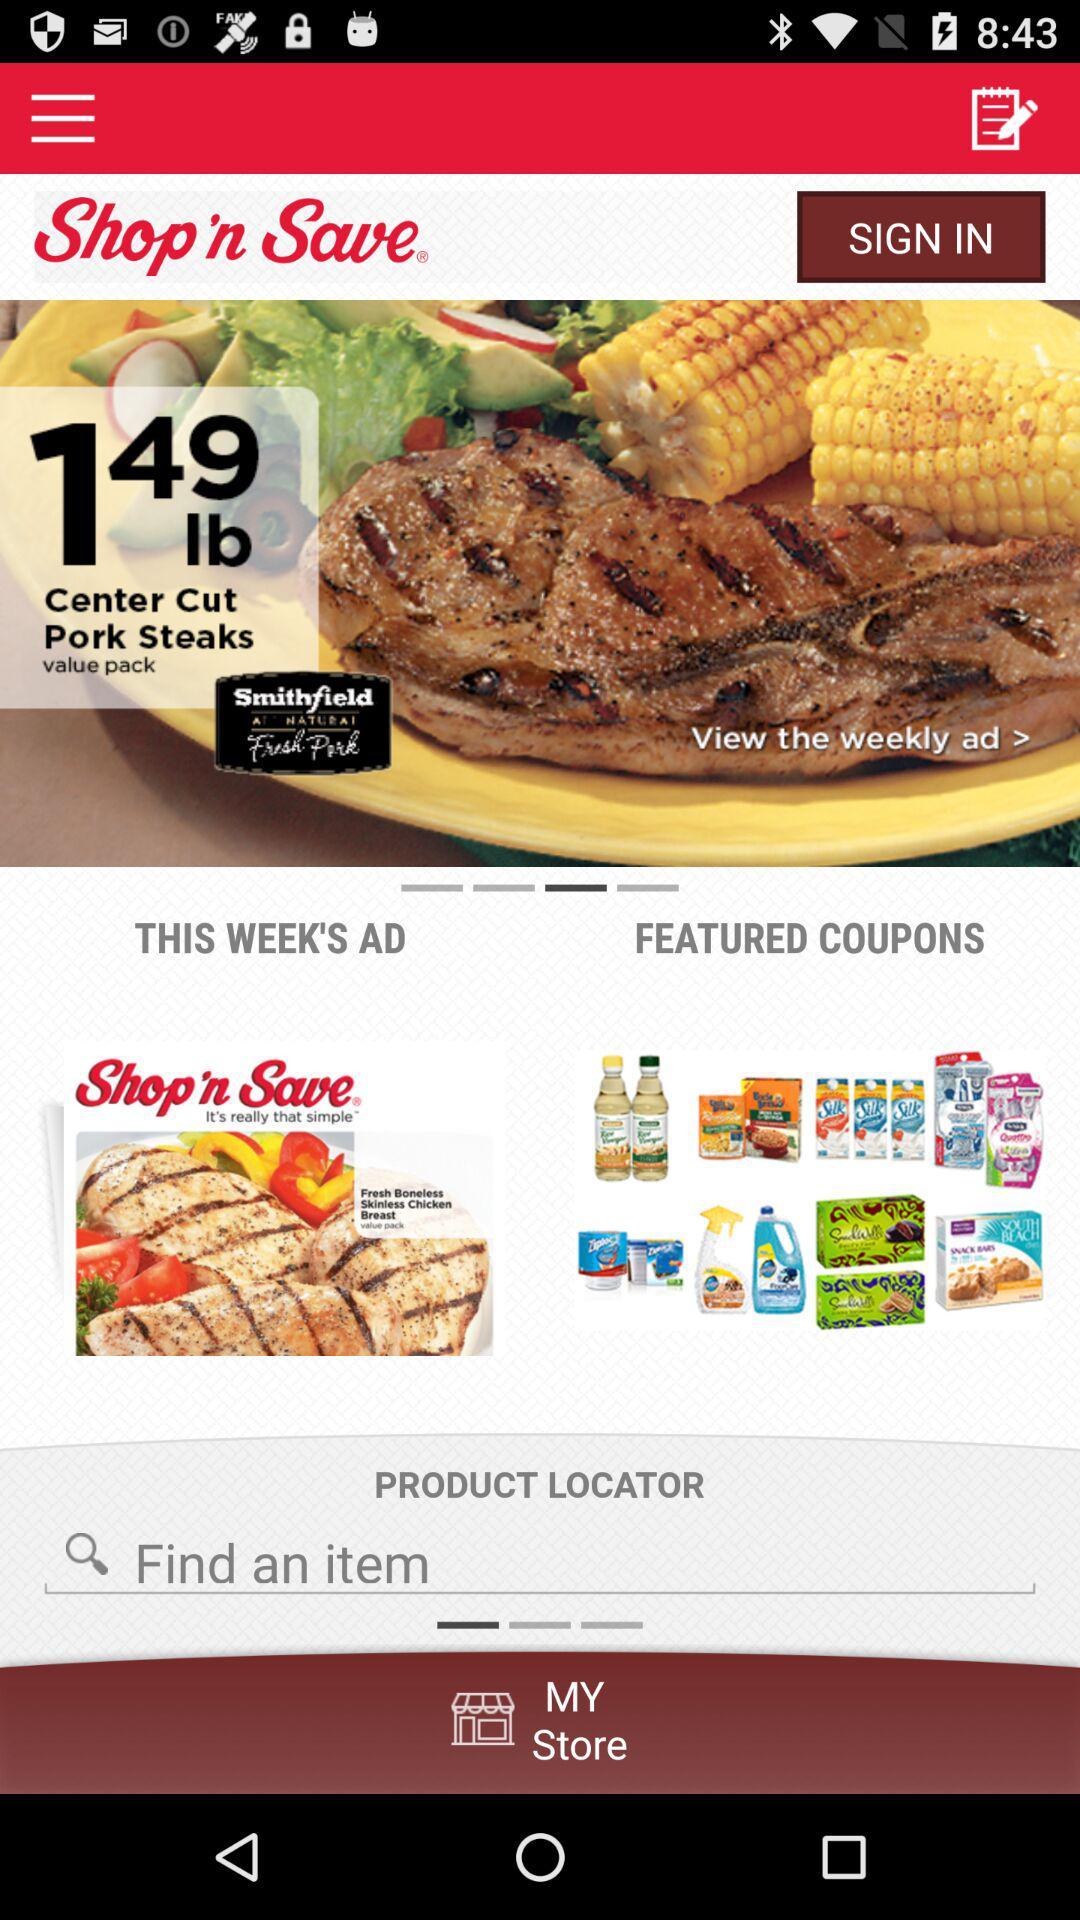 Image resolution: width=1080 pixels, height=1920 pixels. Describe the element at coordinates (921, 236) in the screenshot. I see `the sign in button` at that location.